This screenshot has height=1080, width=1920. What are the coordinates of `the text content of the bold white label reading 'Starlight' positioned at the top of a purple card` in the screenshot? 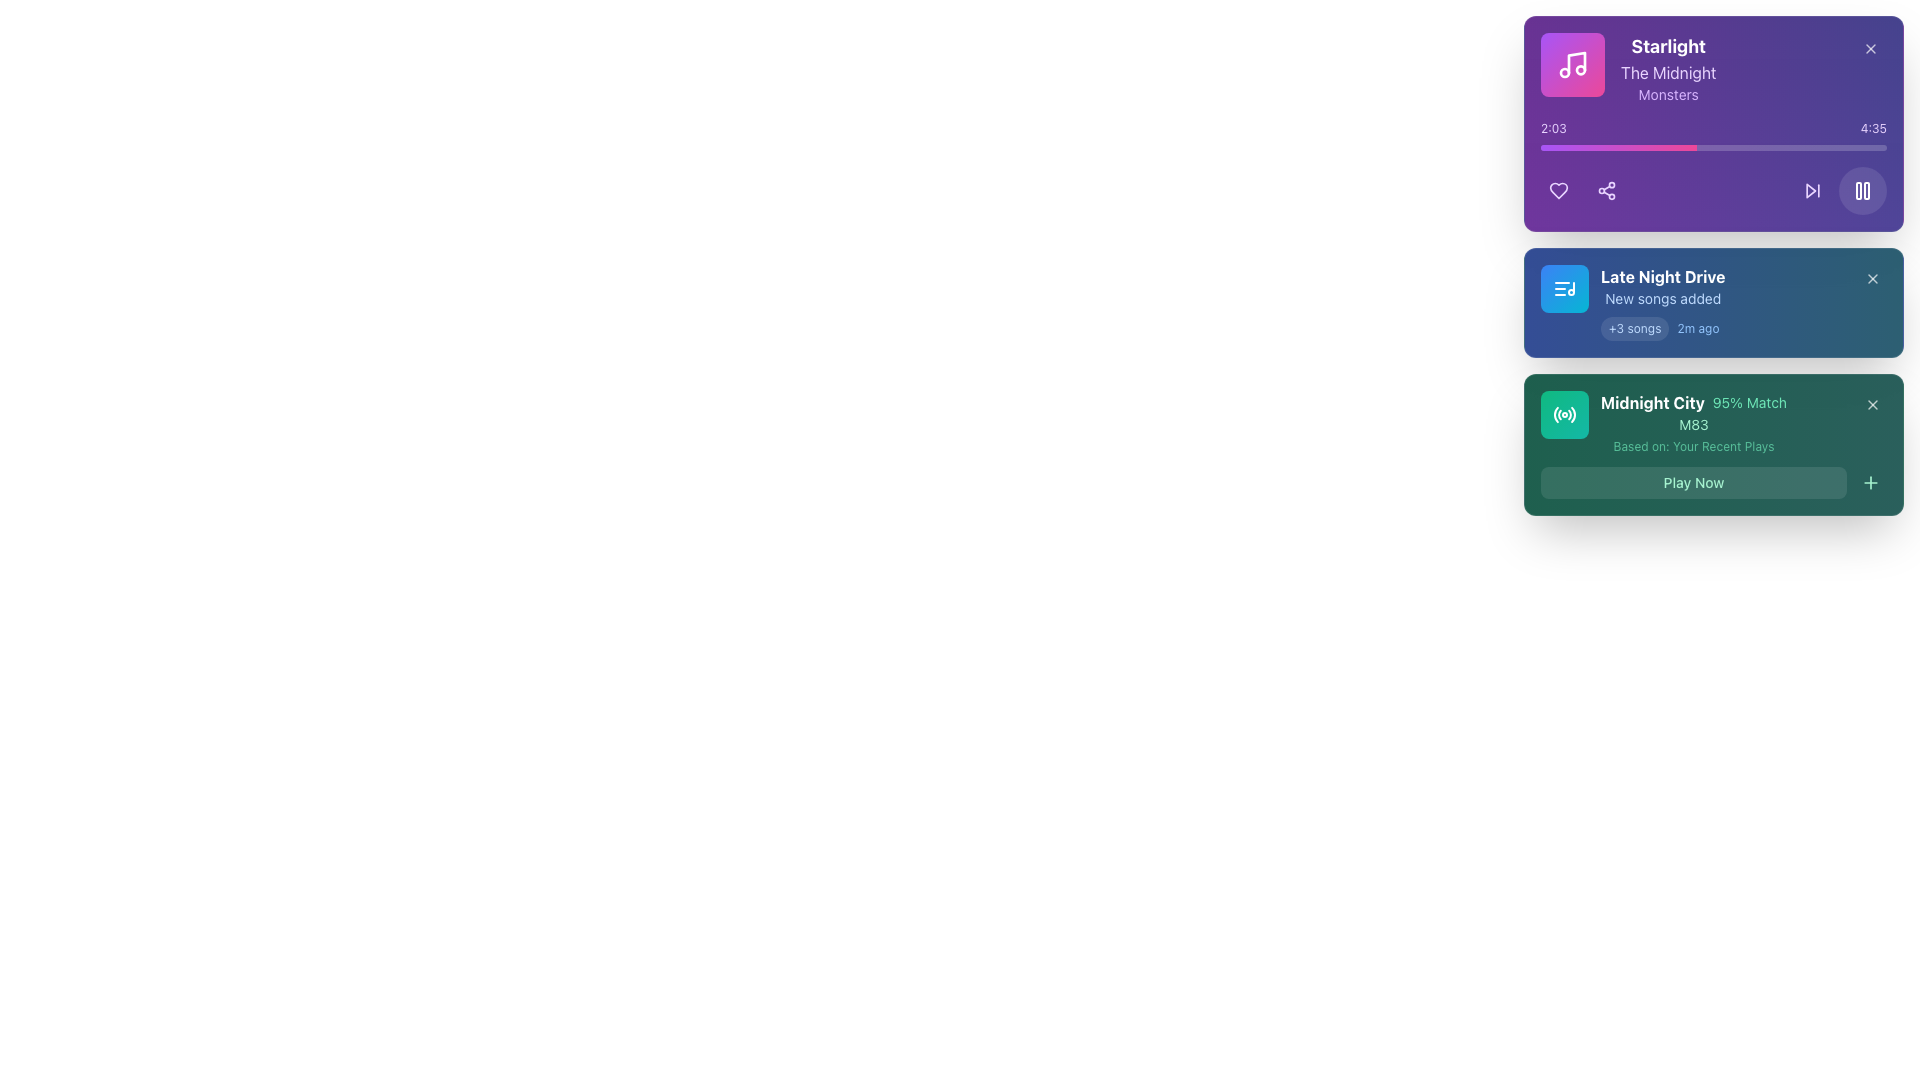 It's located at (1668, 45).